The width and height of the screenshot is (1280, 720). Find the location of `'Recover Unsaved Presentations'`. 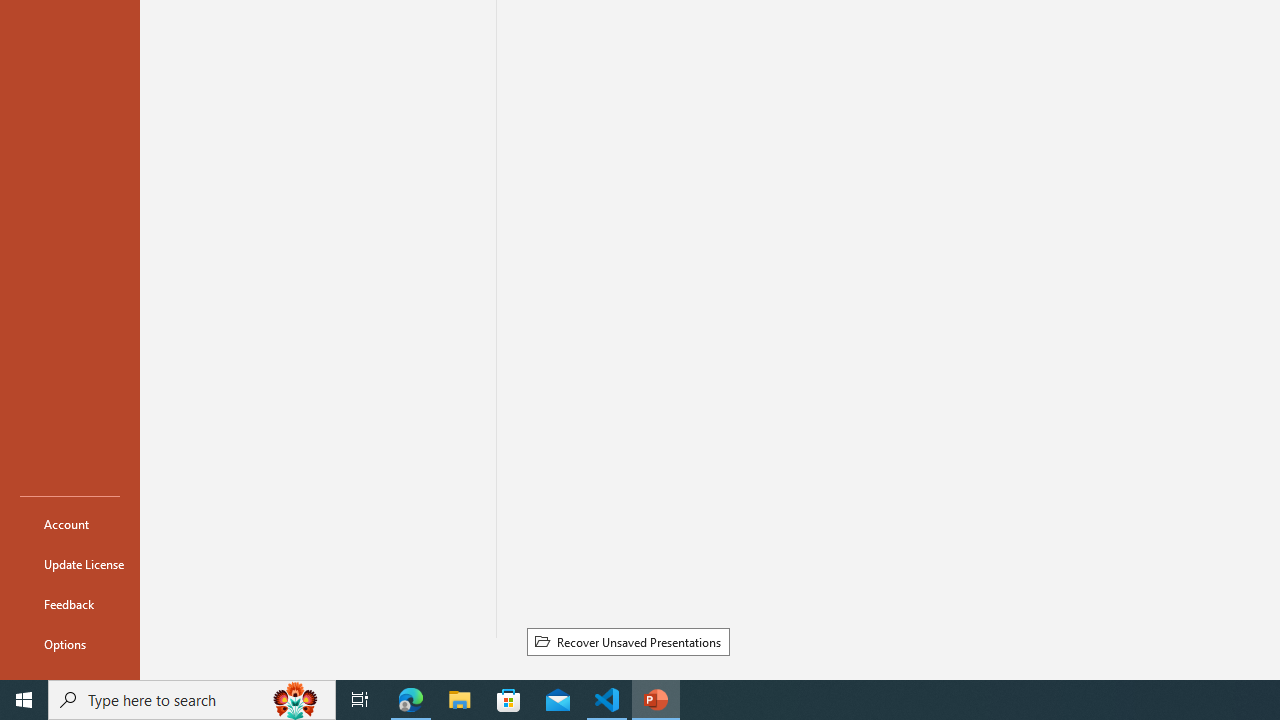

'Recover Unsaved Presentations' is located at coordinates (627, 641).